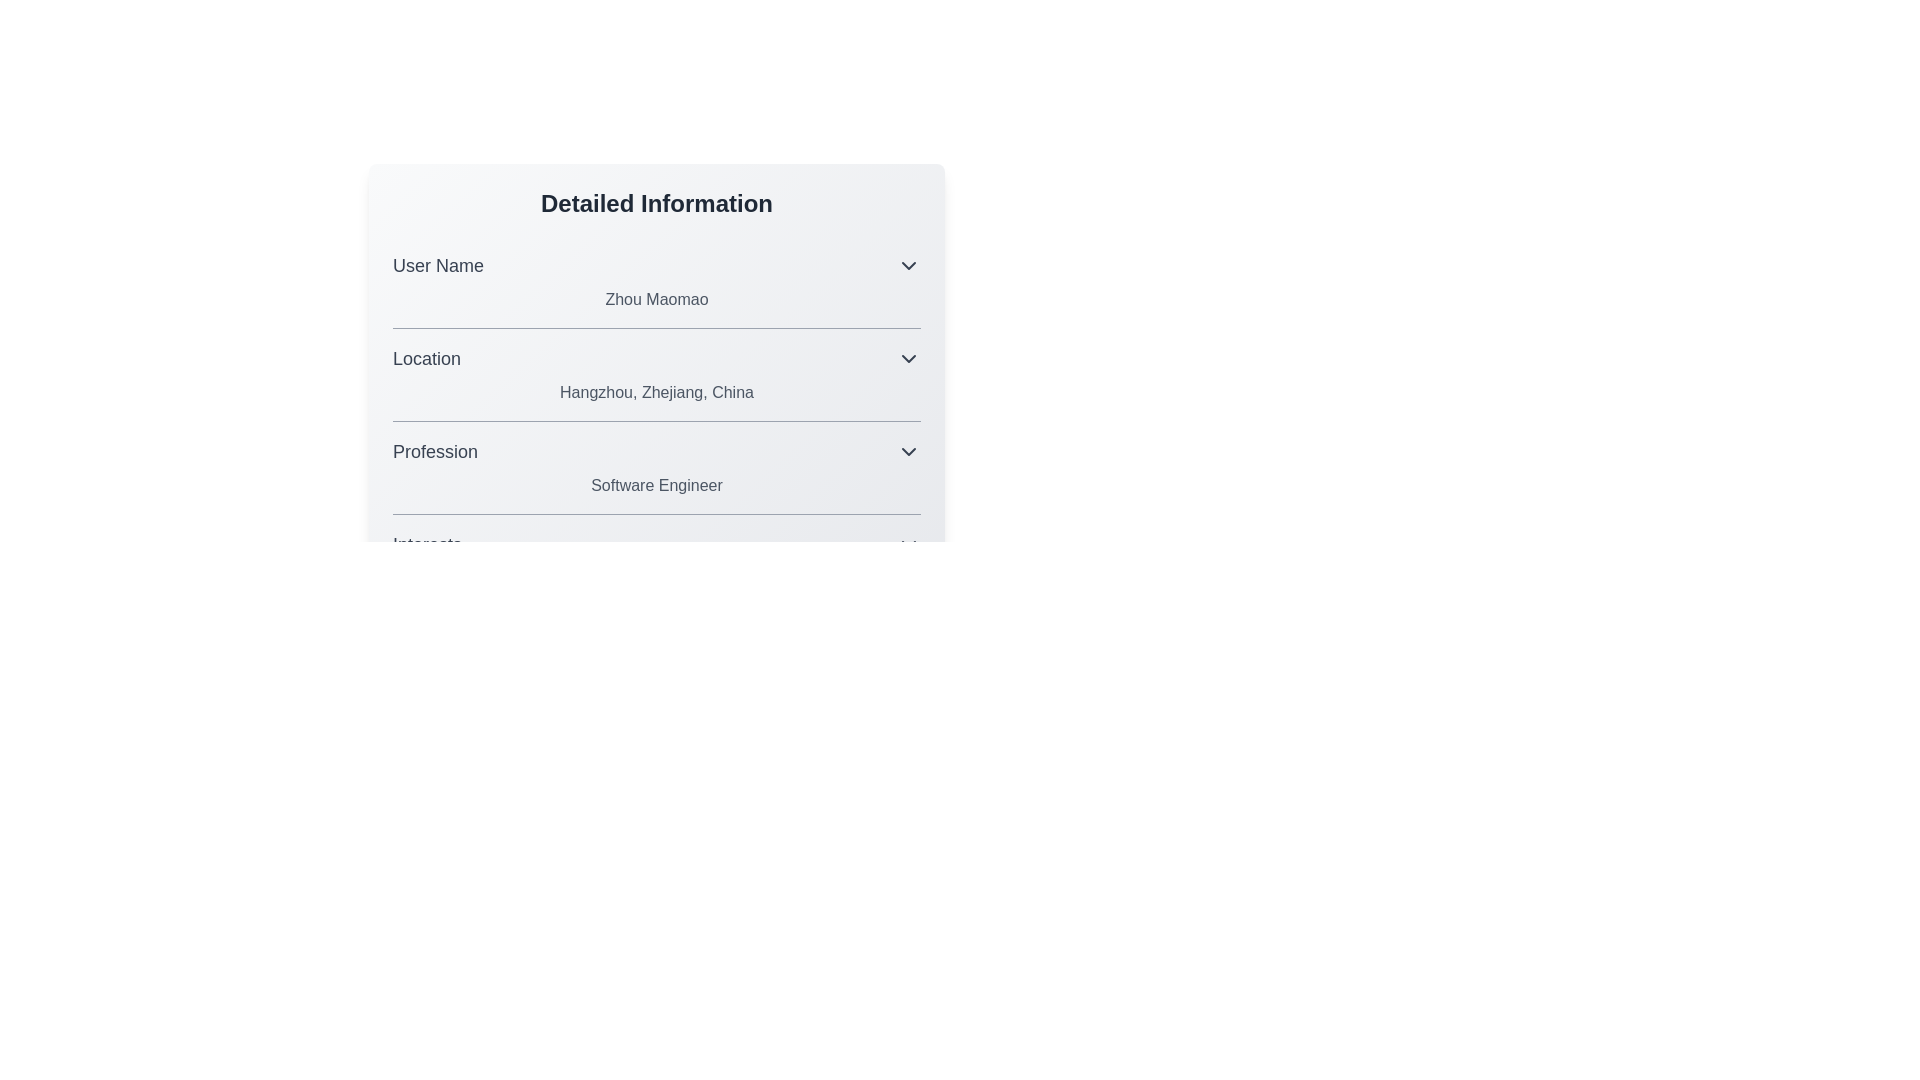  I want to click on the text label indicating the user's profession located in the vertical list under the 'Detailed Information' heading, so click(434, 451).